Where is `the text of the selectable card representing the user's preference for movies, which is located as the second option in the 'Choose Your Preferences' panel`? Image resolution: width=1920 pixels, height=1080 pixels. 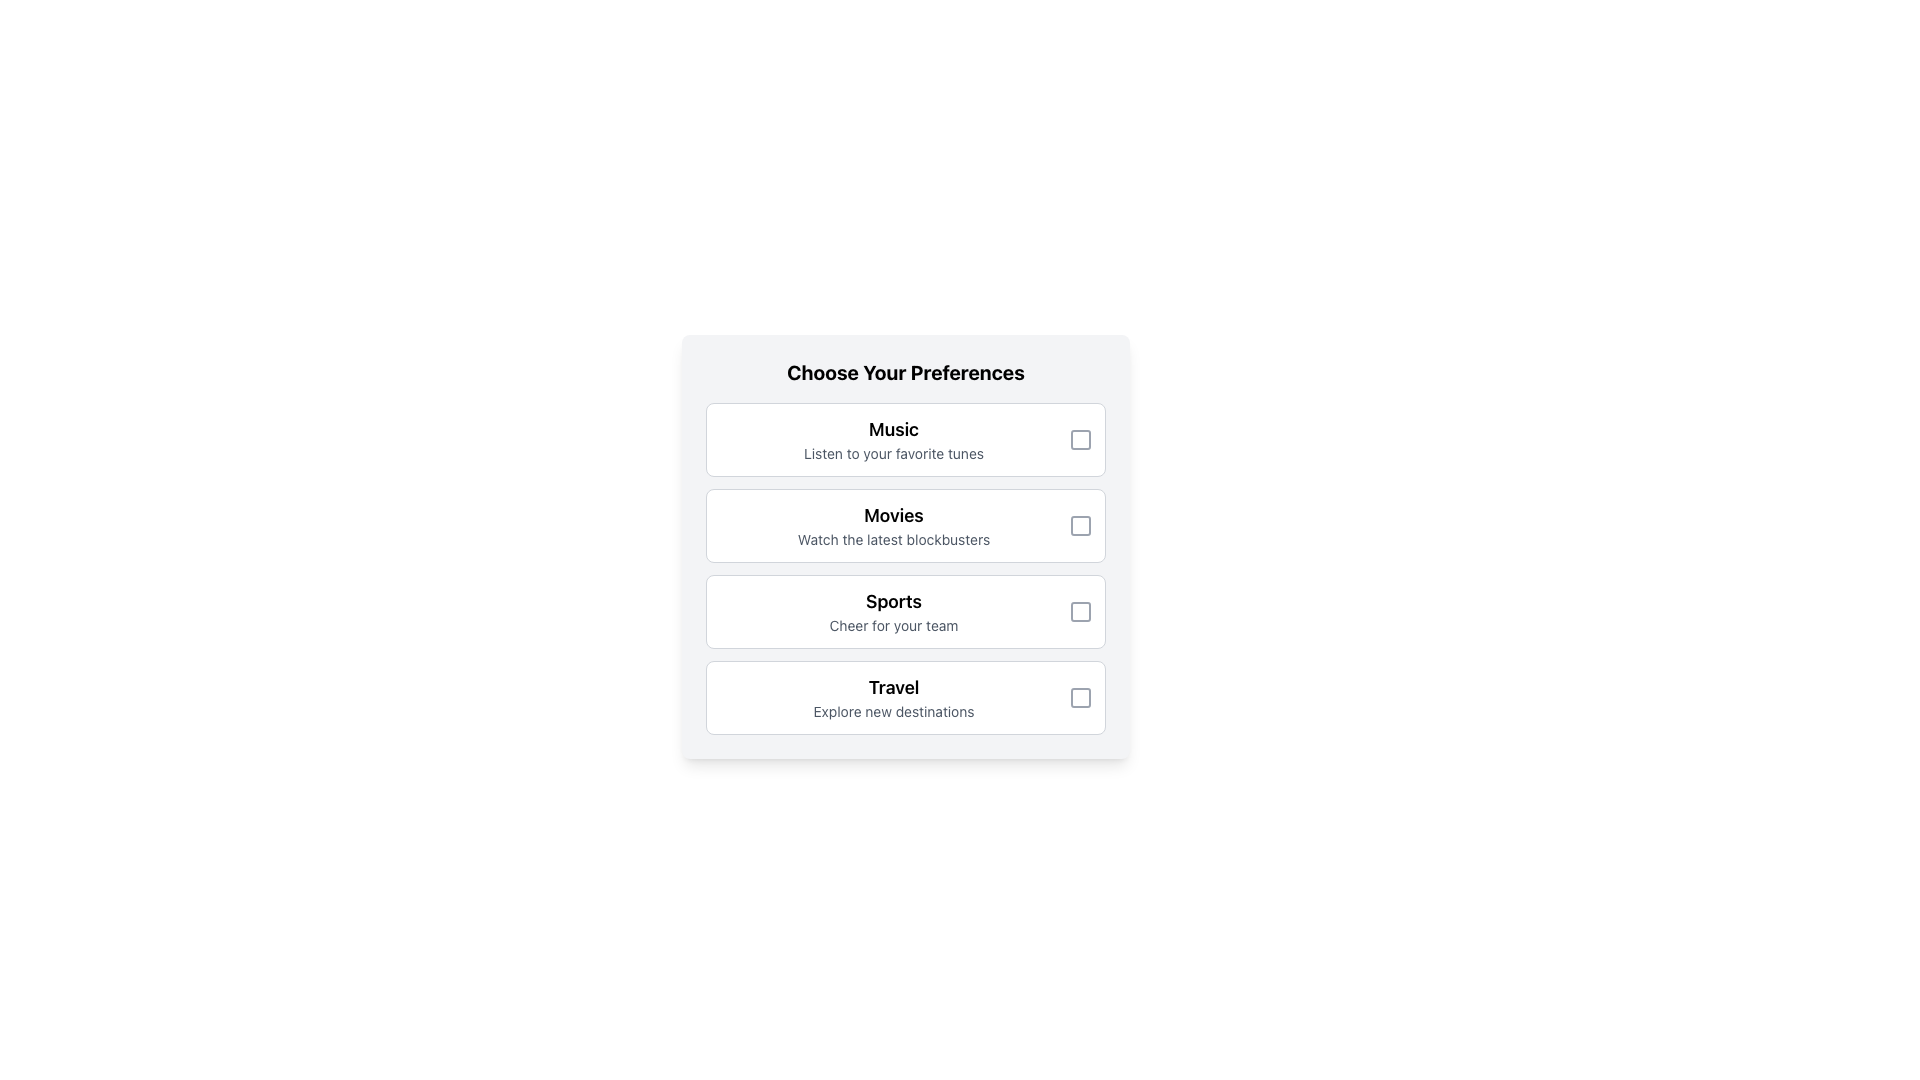
the text of the selectable card representing the user's preference for movies, which is located as the second option in the 'Choose Your Preferences' panel is located at coordinates (905, 524).